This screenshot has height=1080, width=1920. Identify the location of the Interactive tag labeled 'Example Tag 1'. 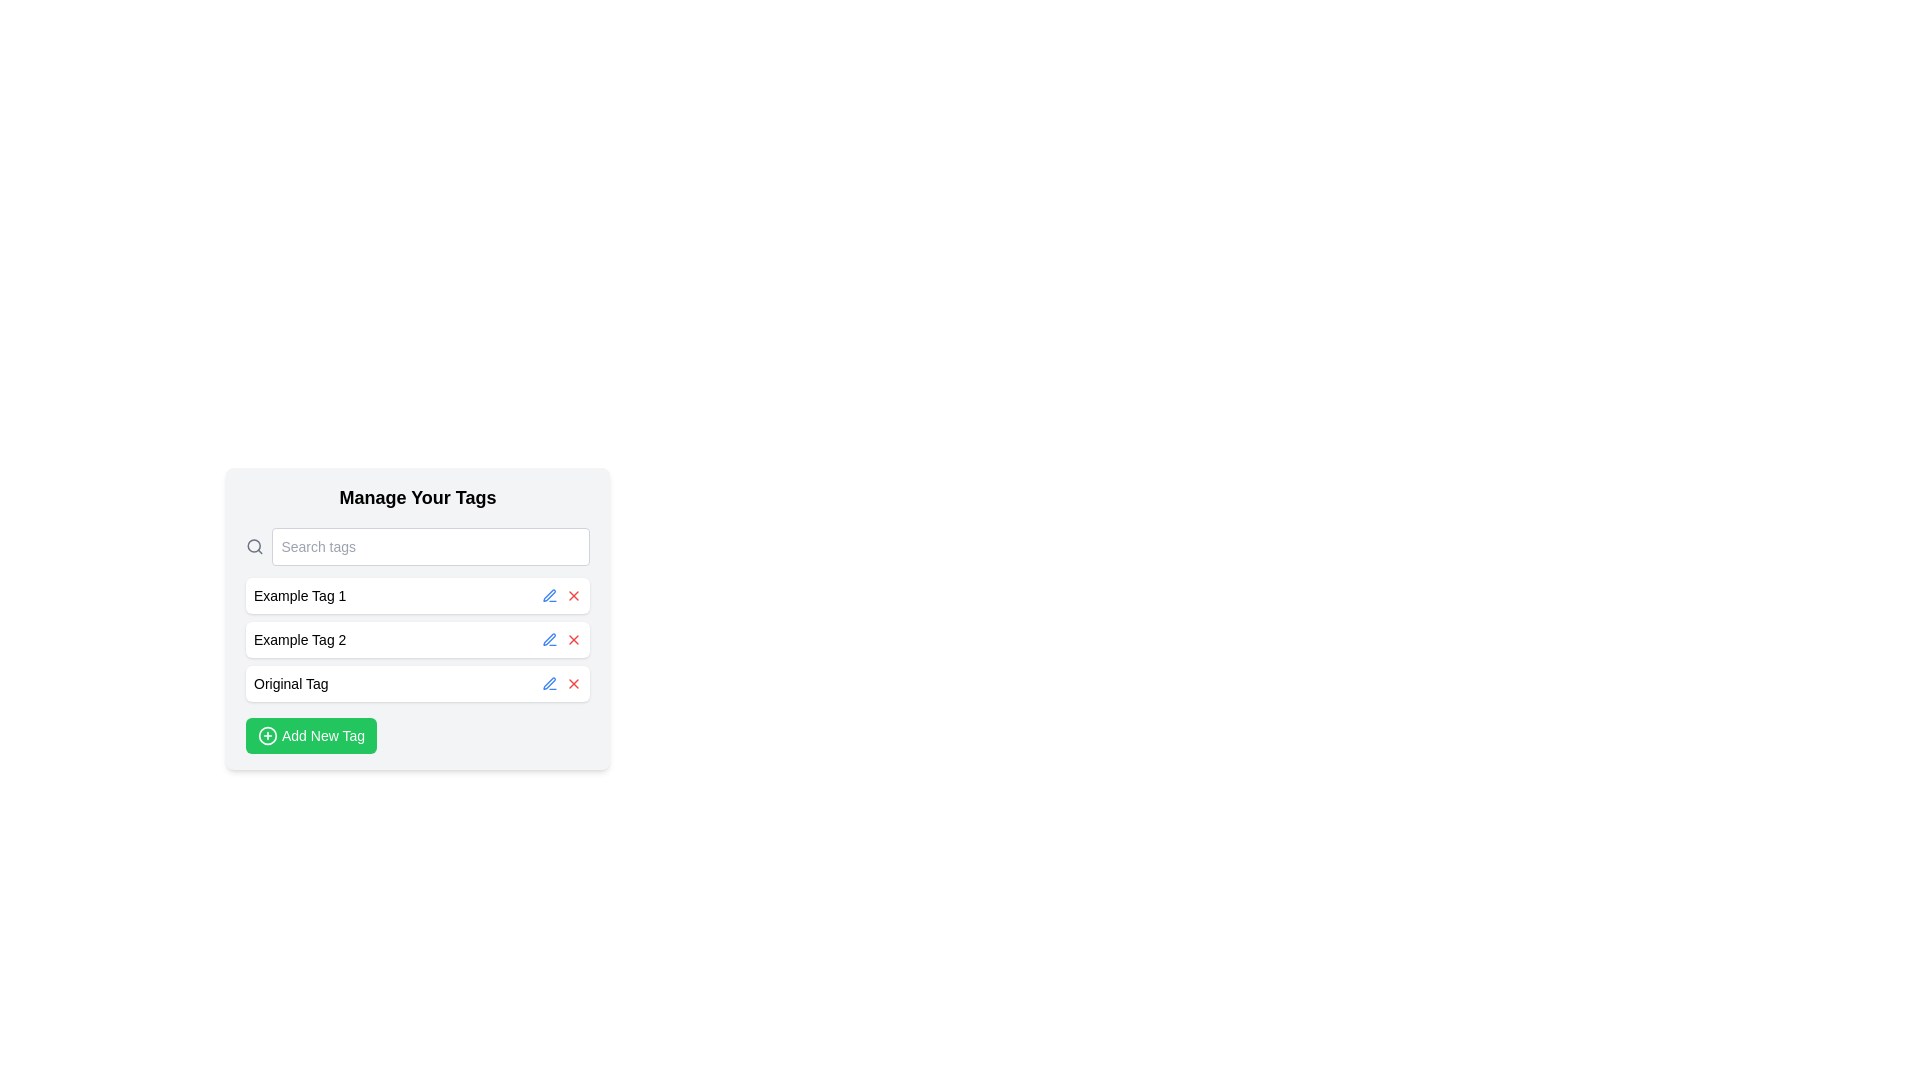
(416, 595).